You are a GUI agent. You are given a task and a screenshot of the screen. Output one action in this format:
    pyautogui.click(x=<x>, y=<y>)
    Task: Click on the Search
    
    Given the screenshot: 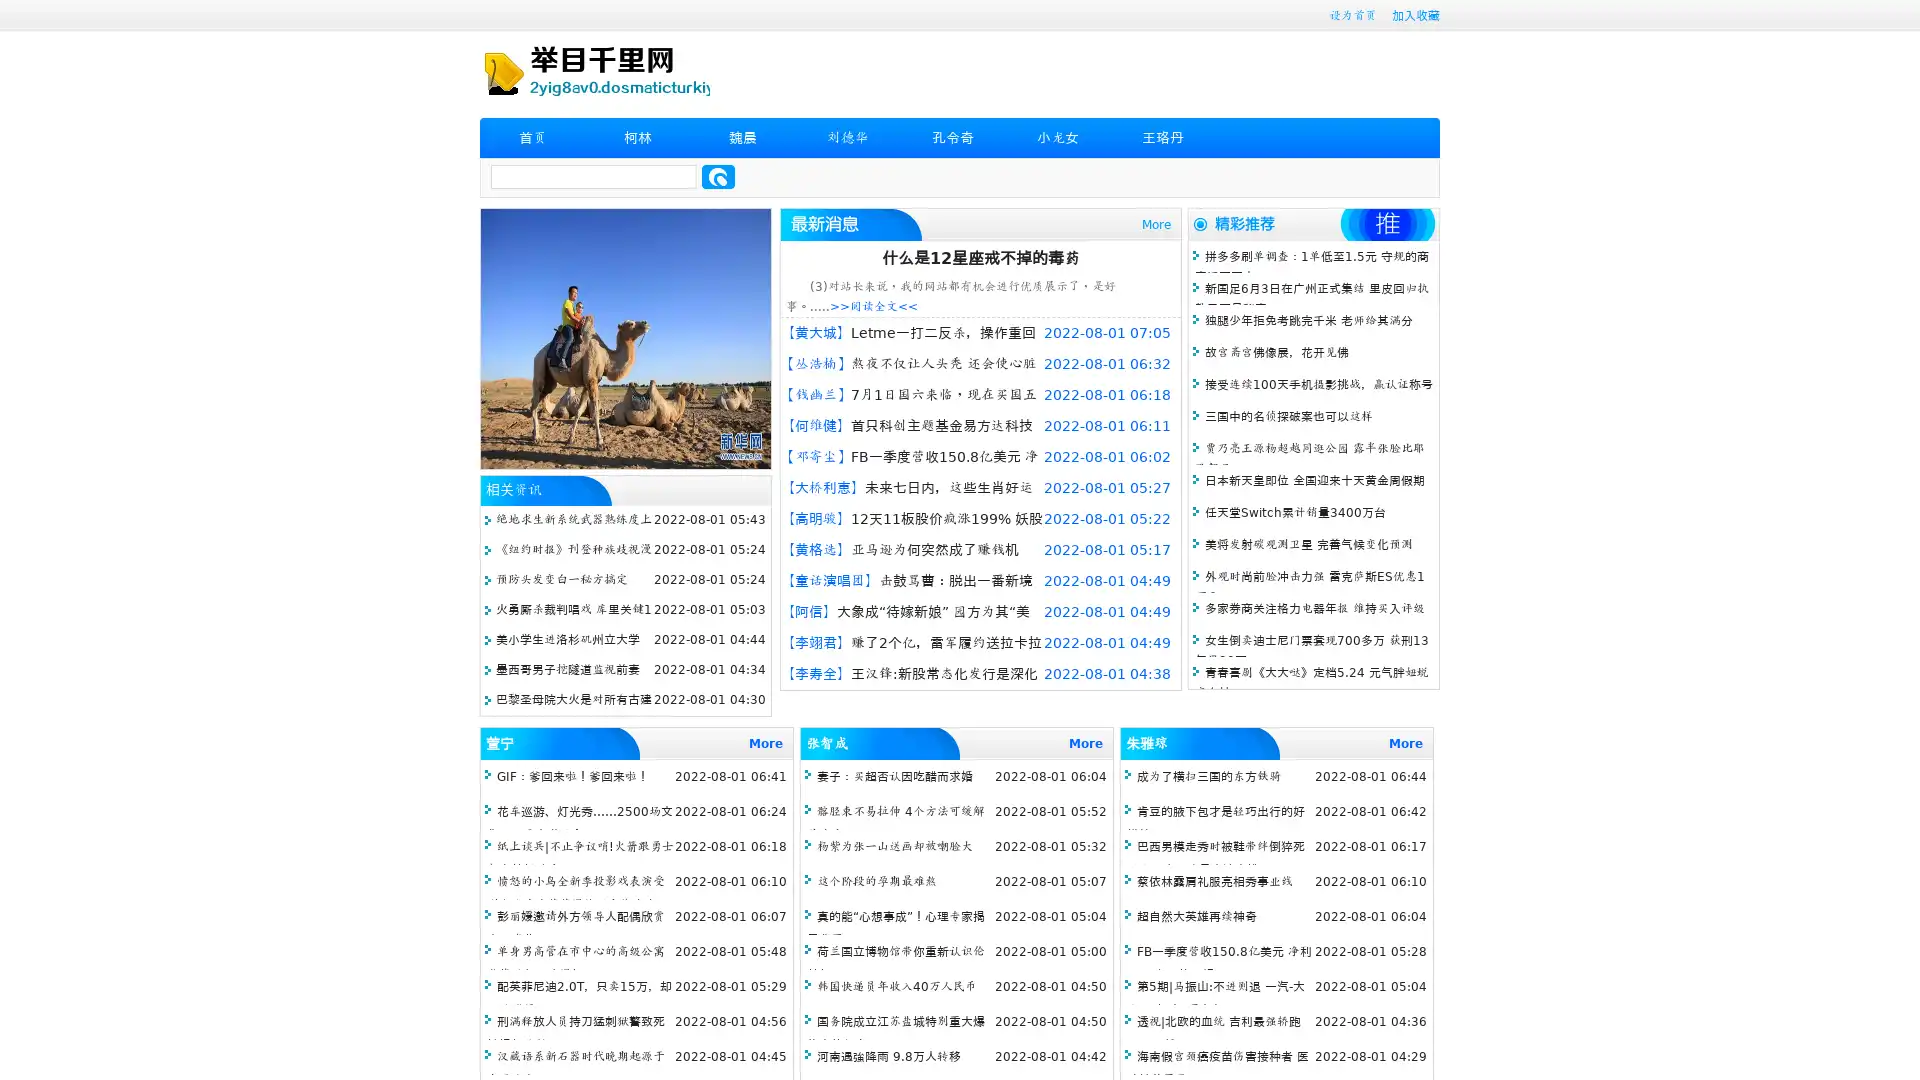 What is the action you would take?
    pyautogui.click(x=718, y=176)
    